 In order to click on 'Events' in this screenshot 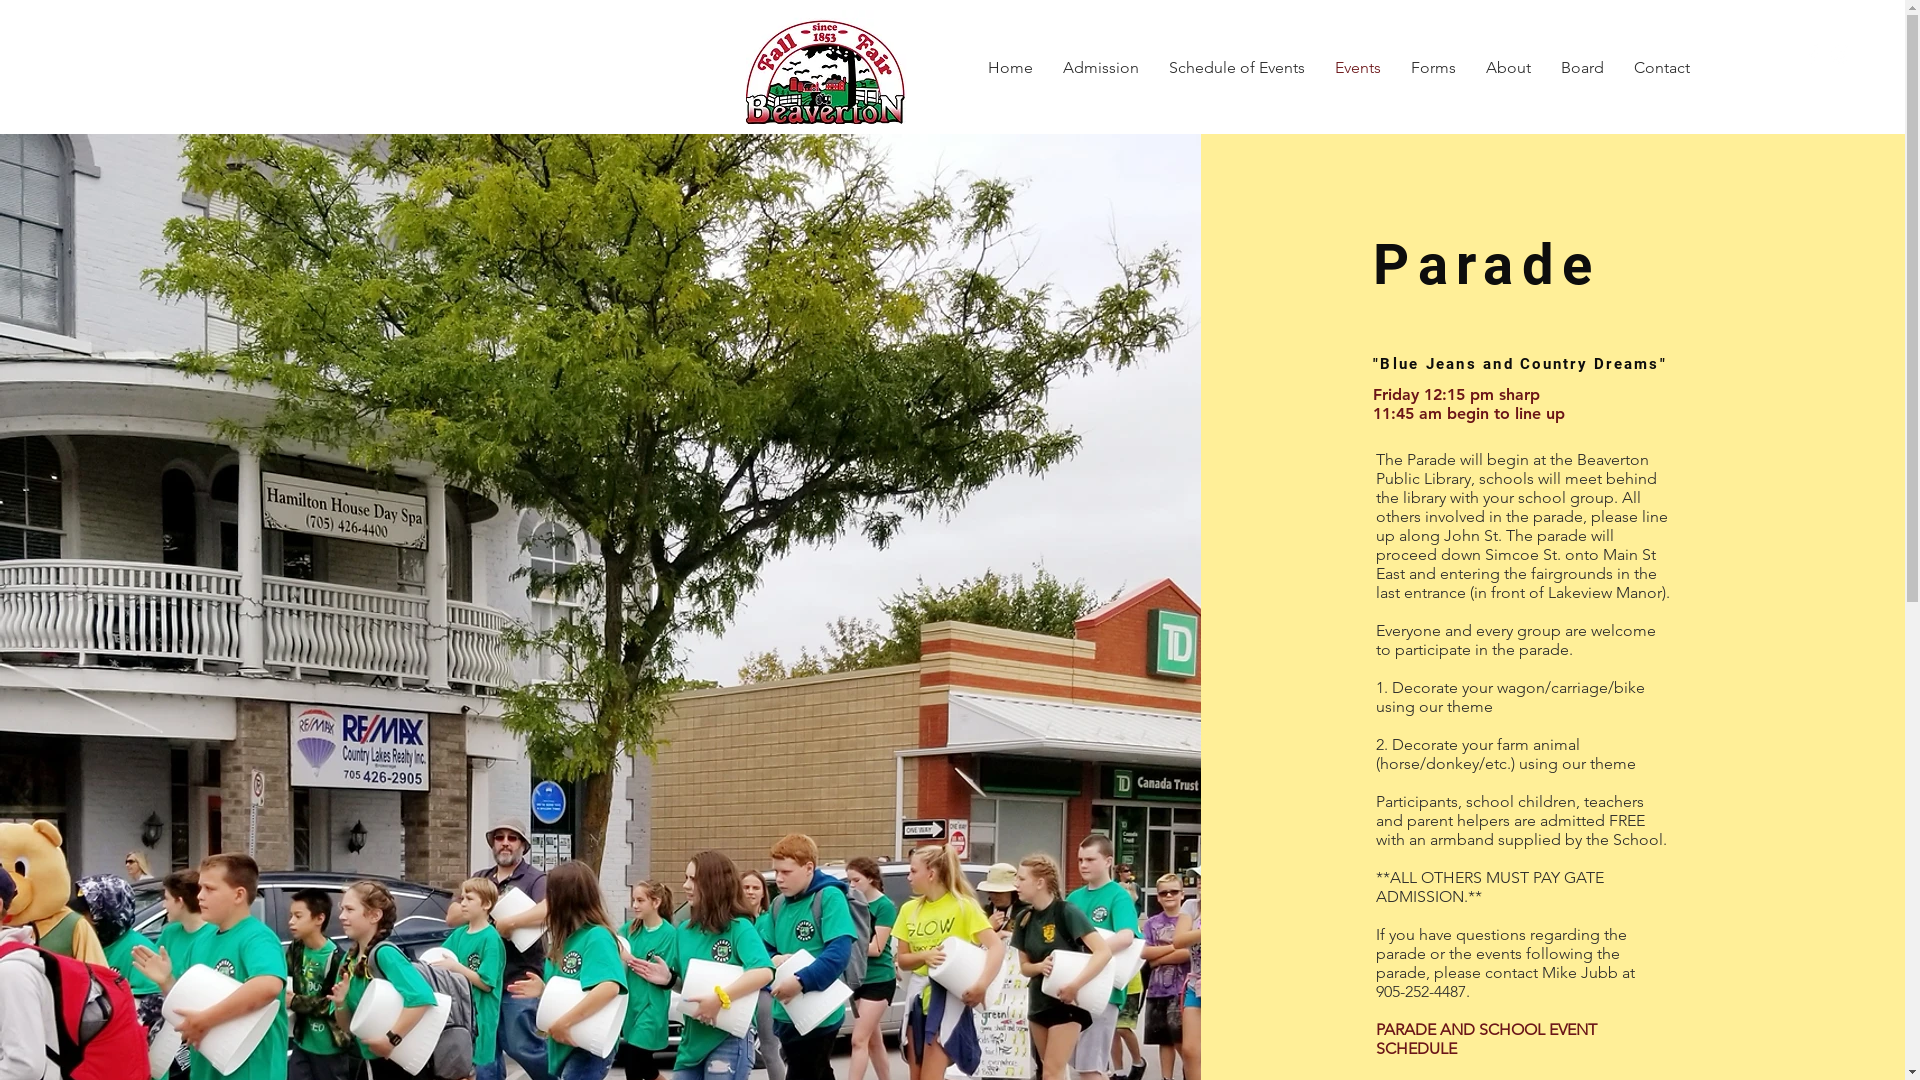, I will do `click(1358, 67)`.